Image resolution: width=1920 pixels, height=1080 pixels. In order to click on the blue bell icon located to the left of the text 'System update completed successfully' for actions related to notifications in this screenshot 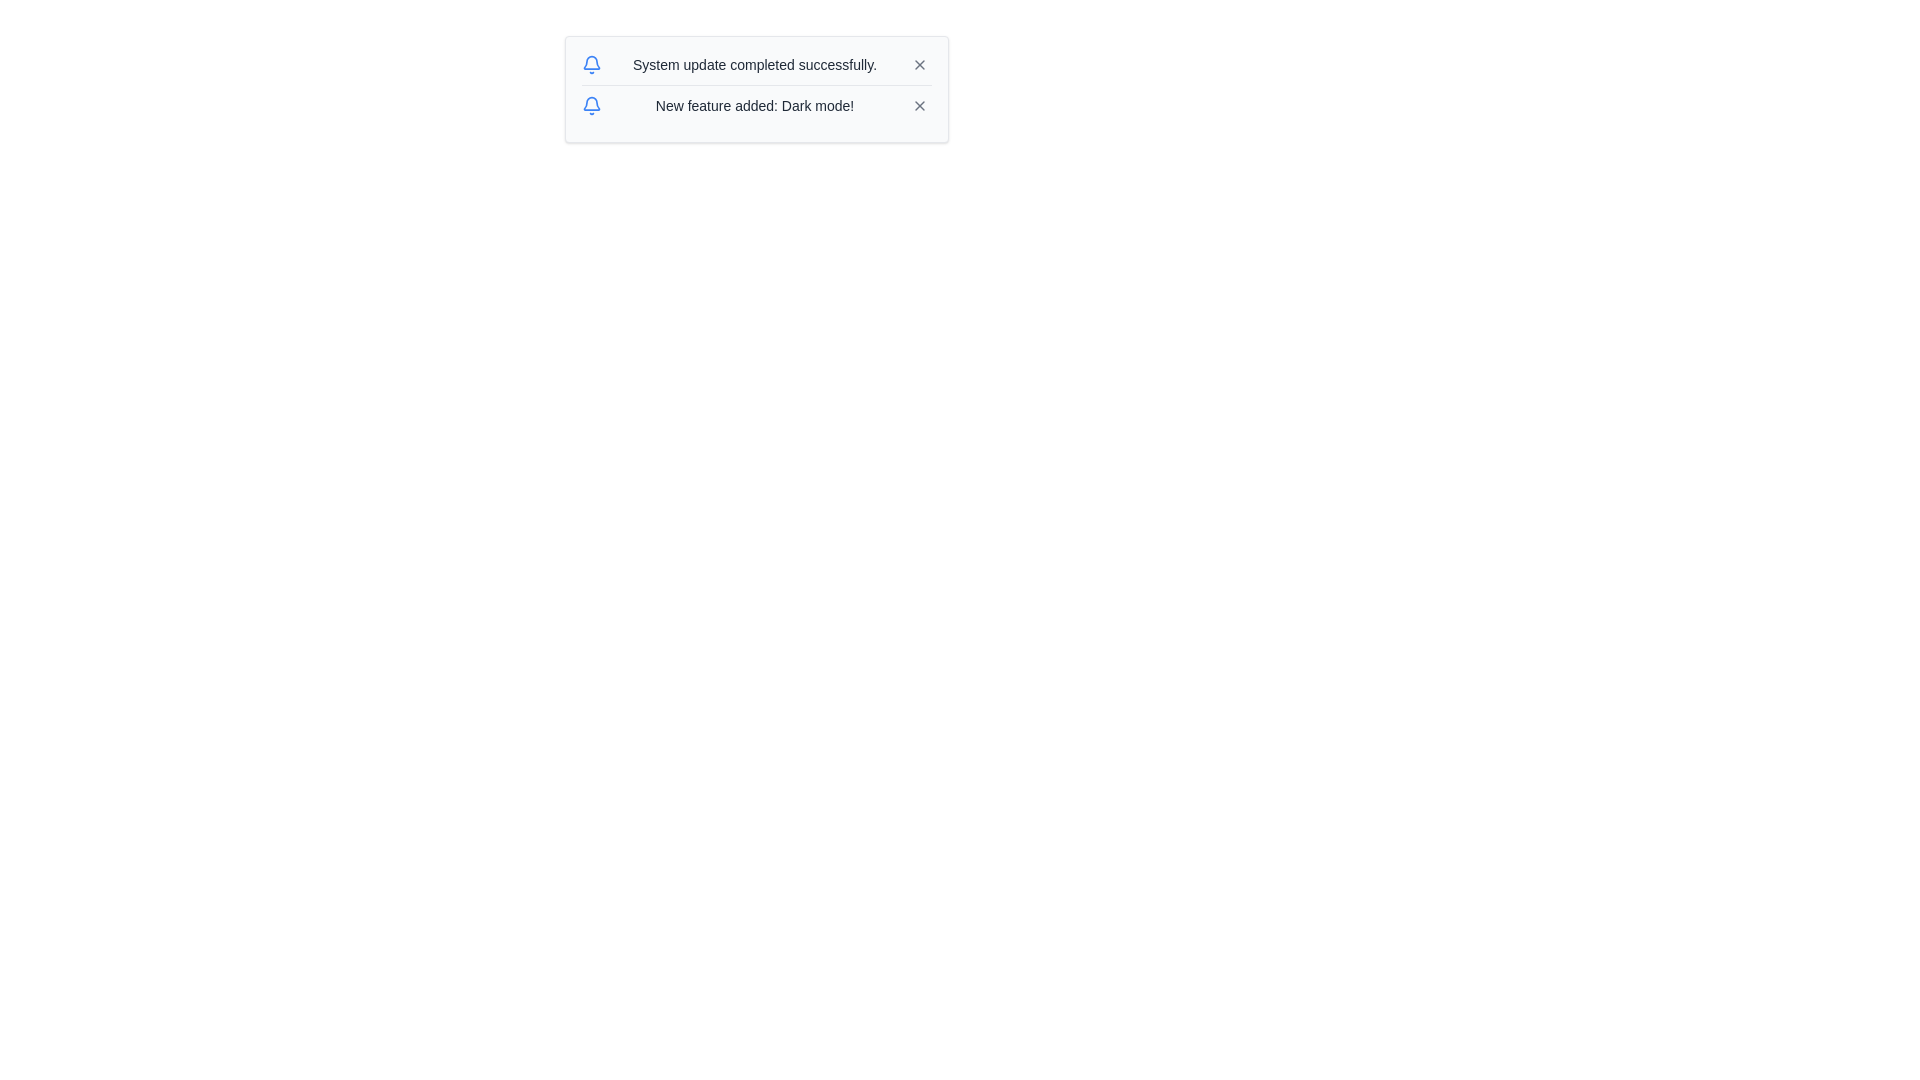, I will do `click(590, 64)`.